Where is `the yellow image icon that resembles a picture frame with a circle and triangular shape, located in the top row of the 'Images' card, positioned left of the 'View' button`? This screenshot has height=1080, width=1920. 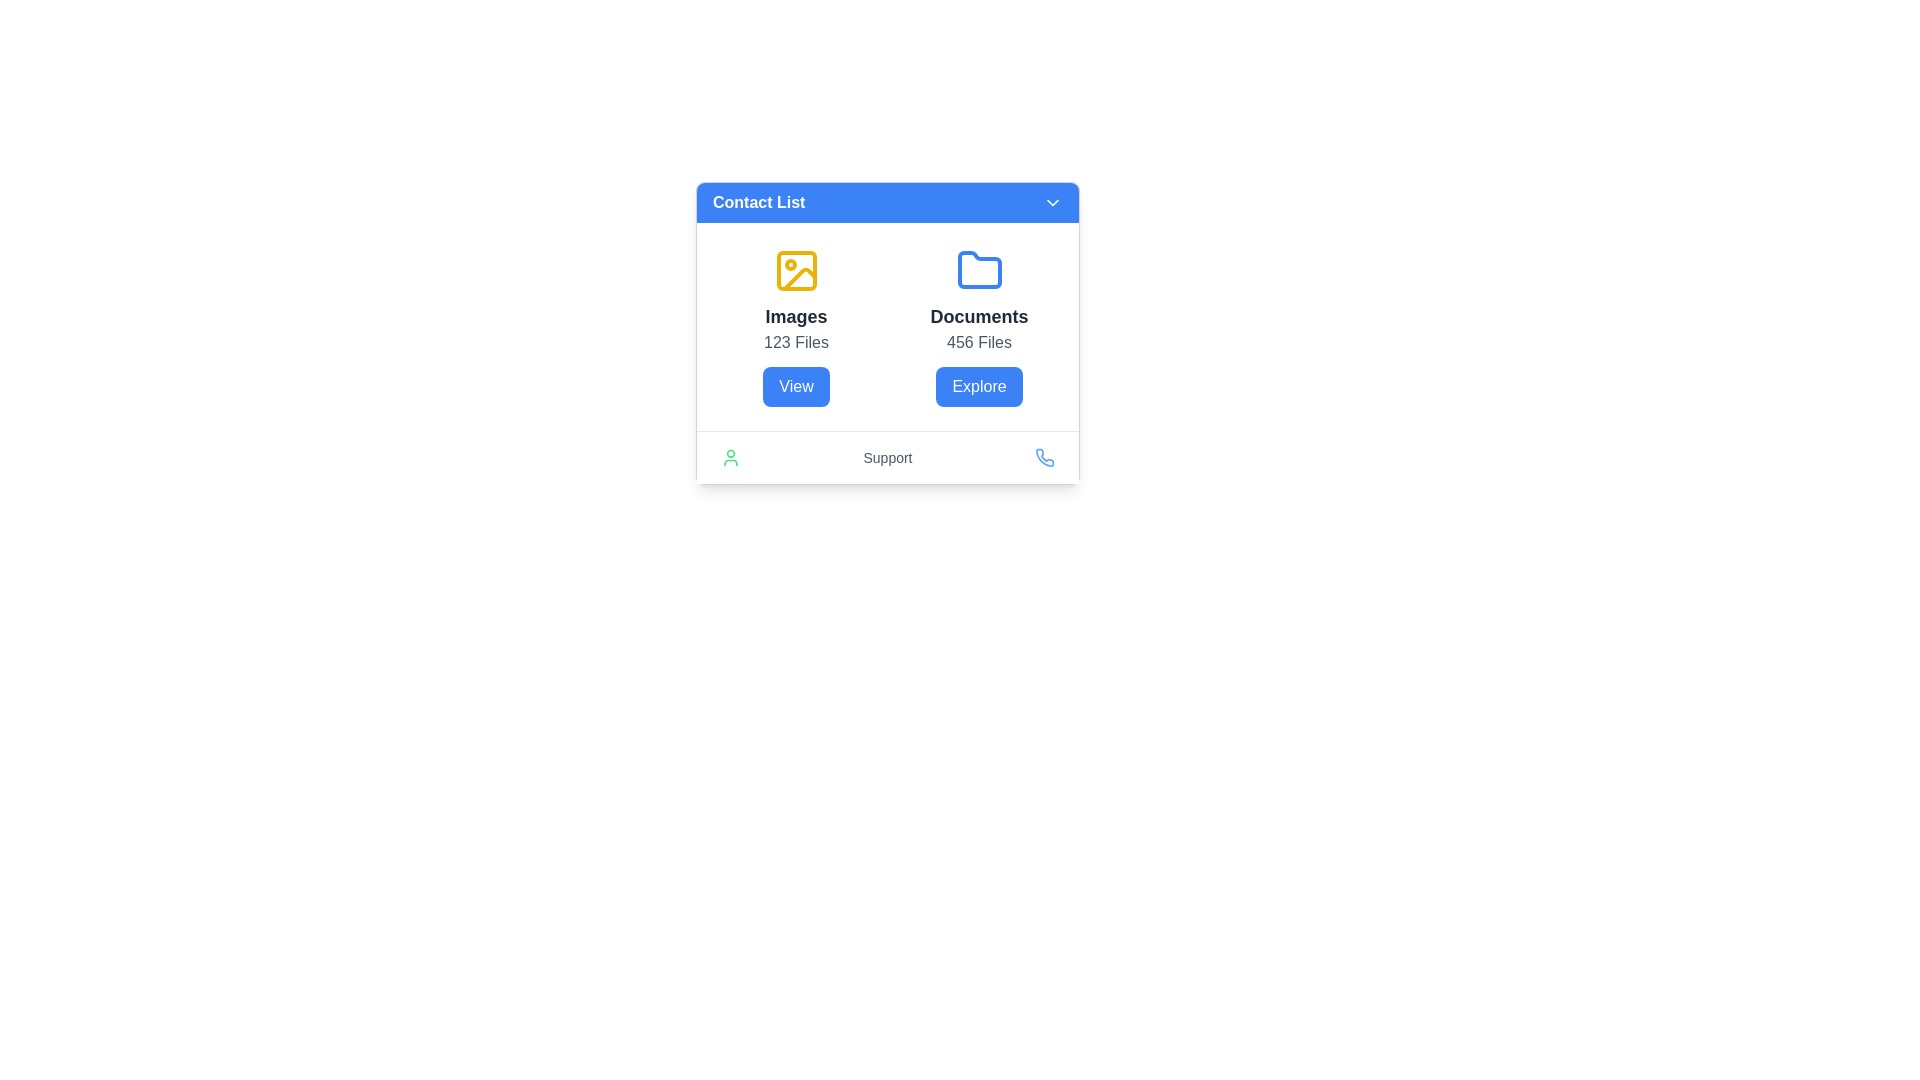
the yellow image icon that resembles a picture frame with a circle and triangular shape, located in the top row of the 'Images' card, positioned left of the 'View' button is located at coordinates (795, 270).